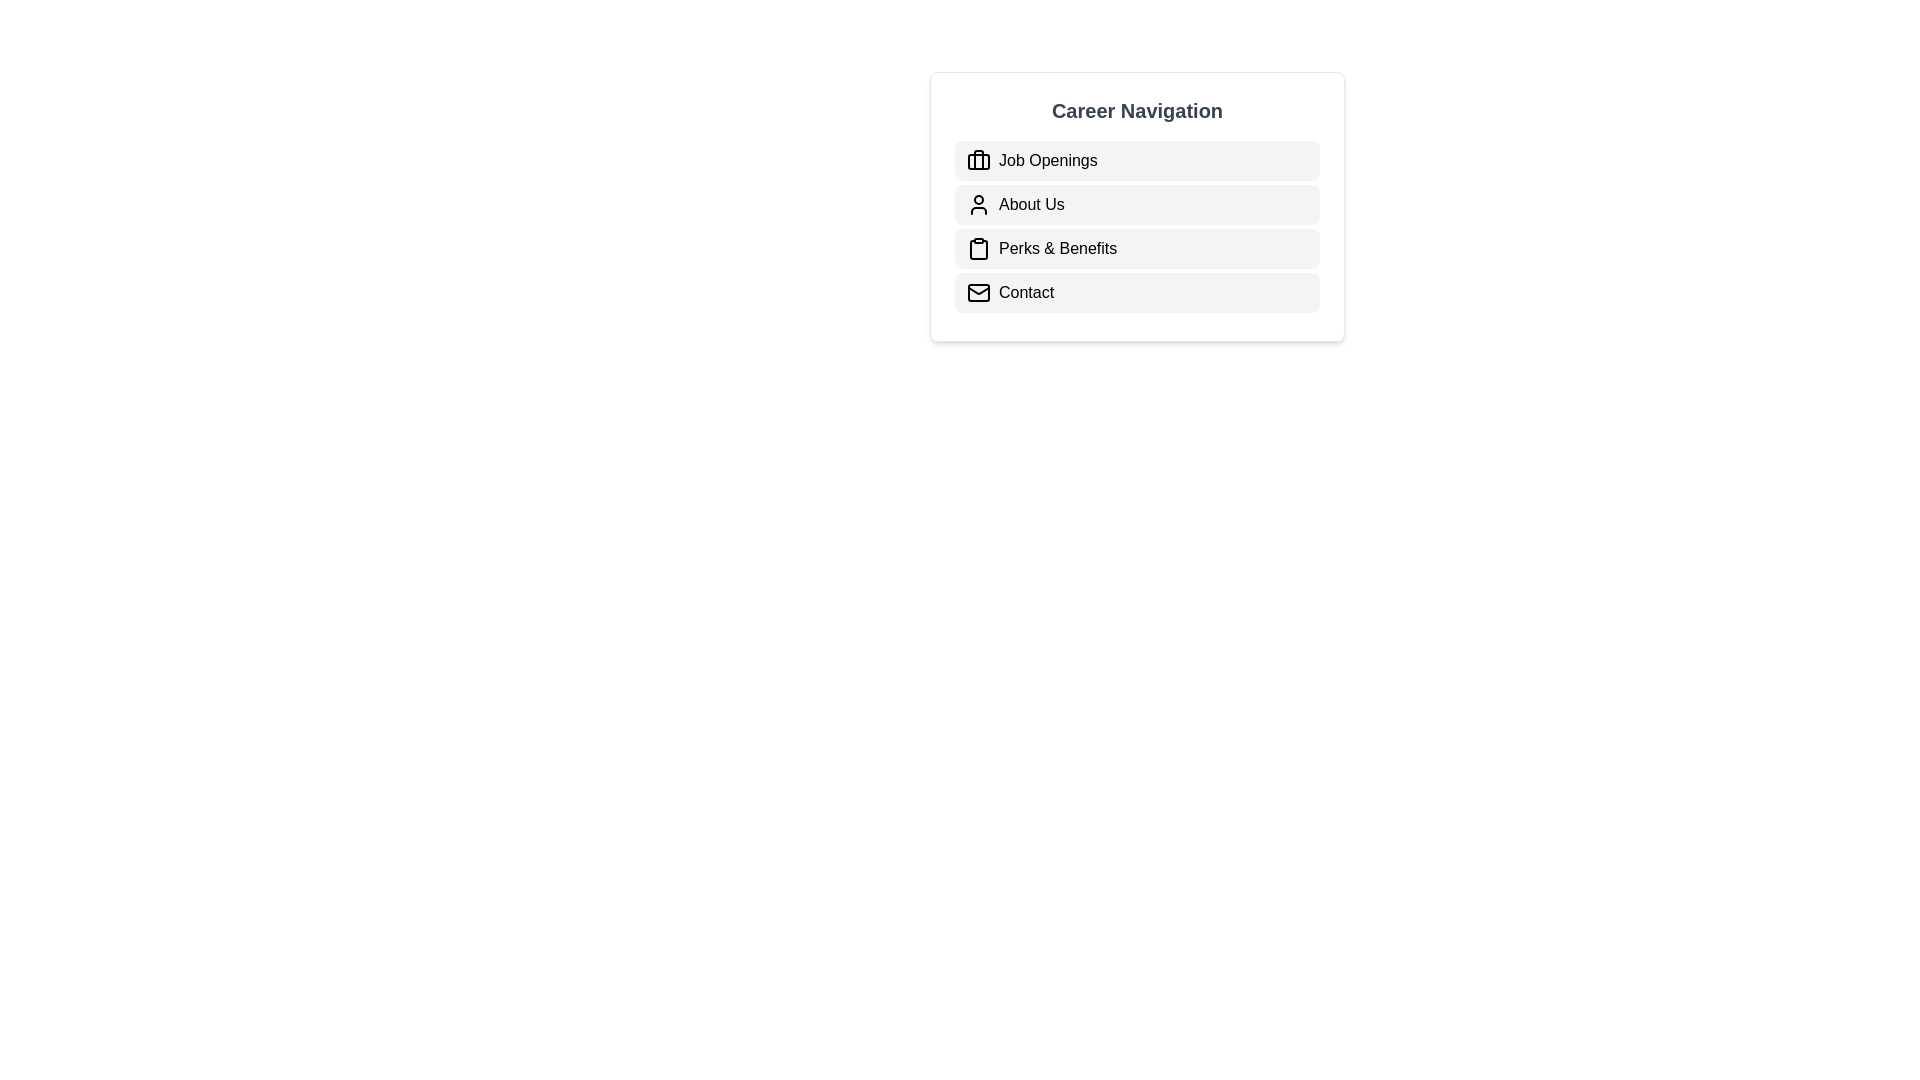 The height and width of the screenshot is (1080, 1920). Describe the element at coordinates (1137, 111) in the screenshot. I see `the static text label that serves as a title or header, located at the top of the vertical list in the panel, centered horizontally and placed near the top` at that location.